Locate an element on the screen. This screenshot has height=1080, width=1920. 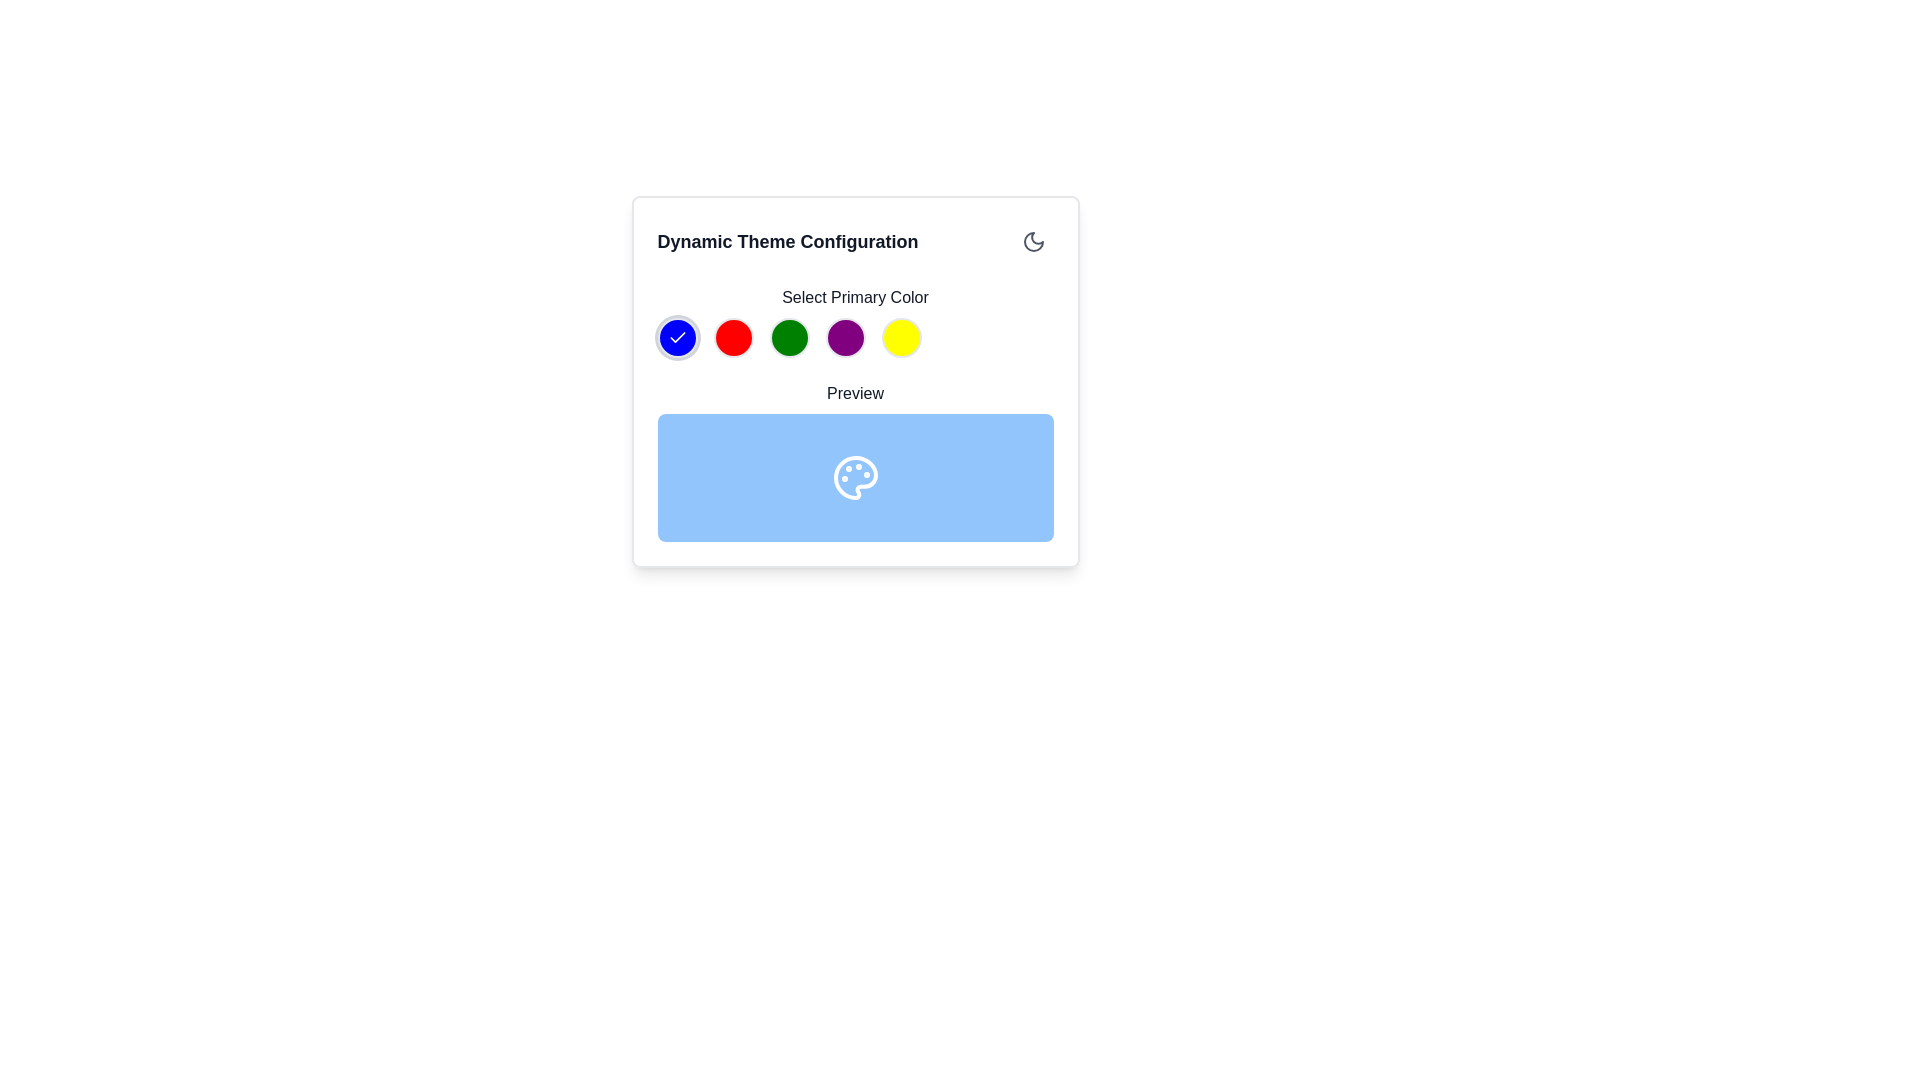
the circular button with a blue background and a white checkmark is located at coordinates (677, 337).